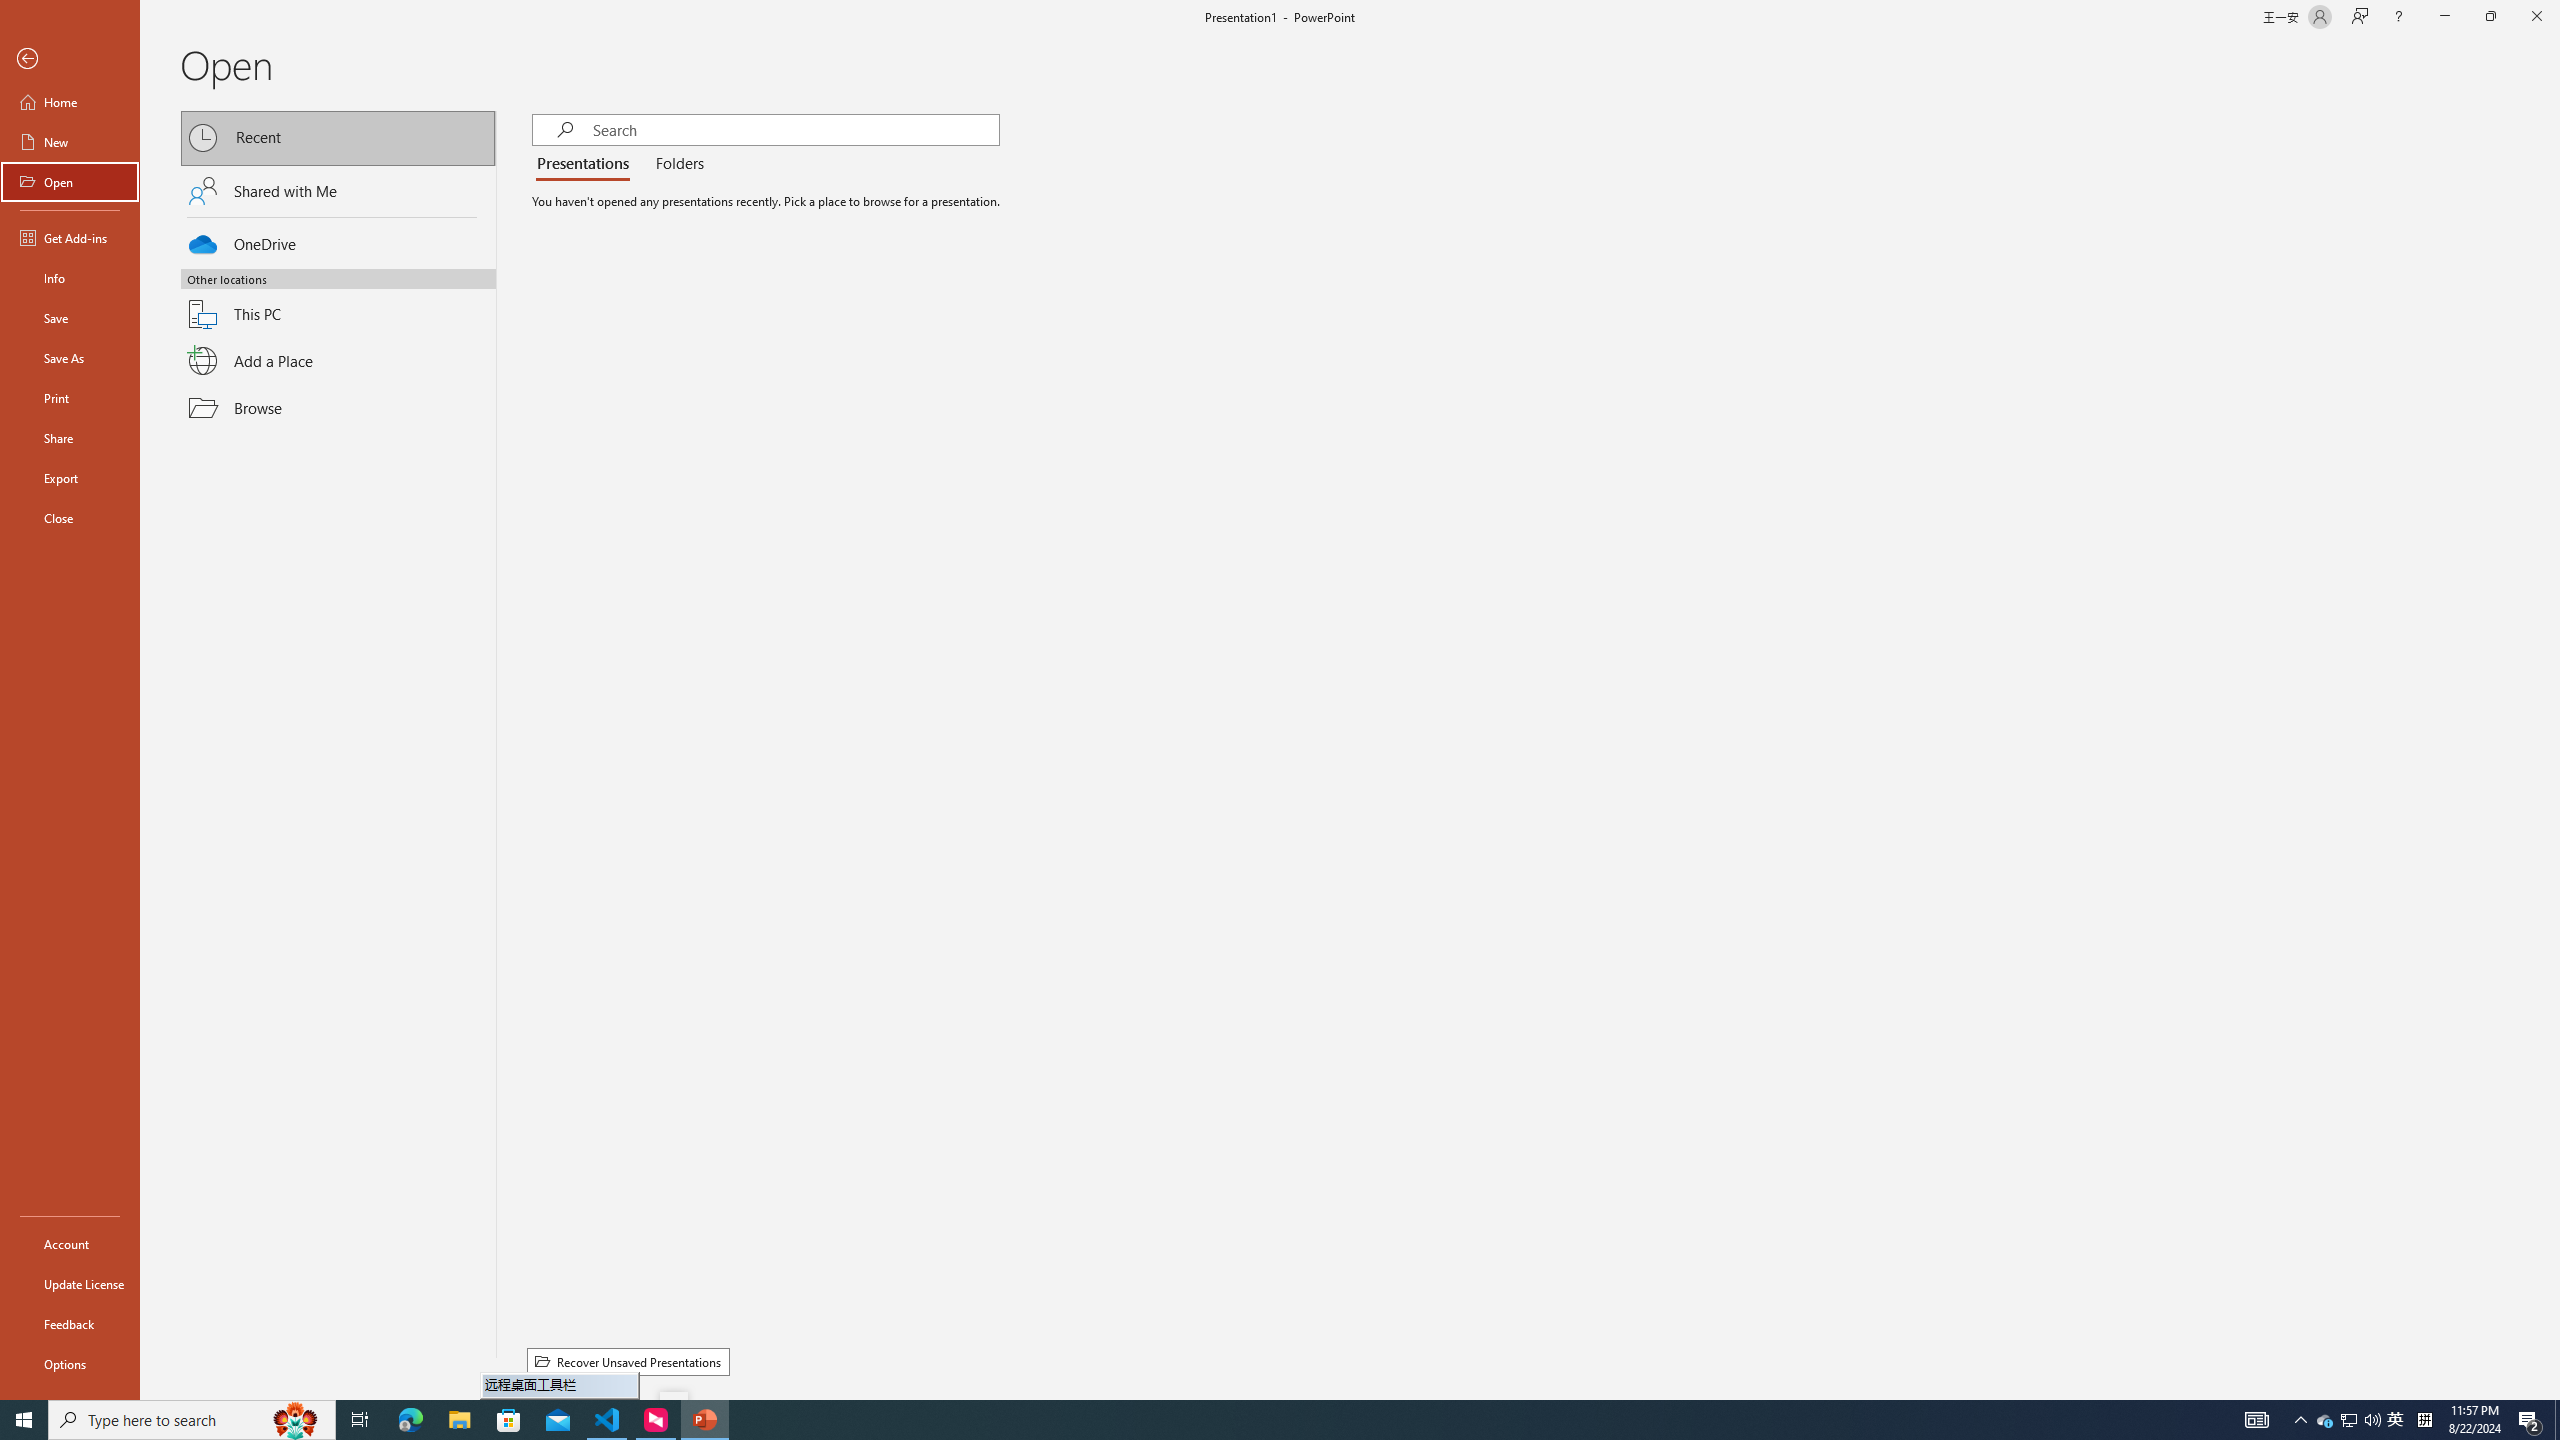 The image size is (2560, 1440). Describe the element at coordinates (587, 164) in the screenshot. I see `'Presentations'` at that location.